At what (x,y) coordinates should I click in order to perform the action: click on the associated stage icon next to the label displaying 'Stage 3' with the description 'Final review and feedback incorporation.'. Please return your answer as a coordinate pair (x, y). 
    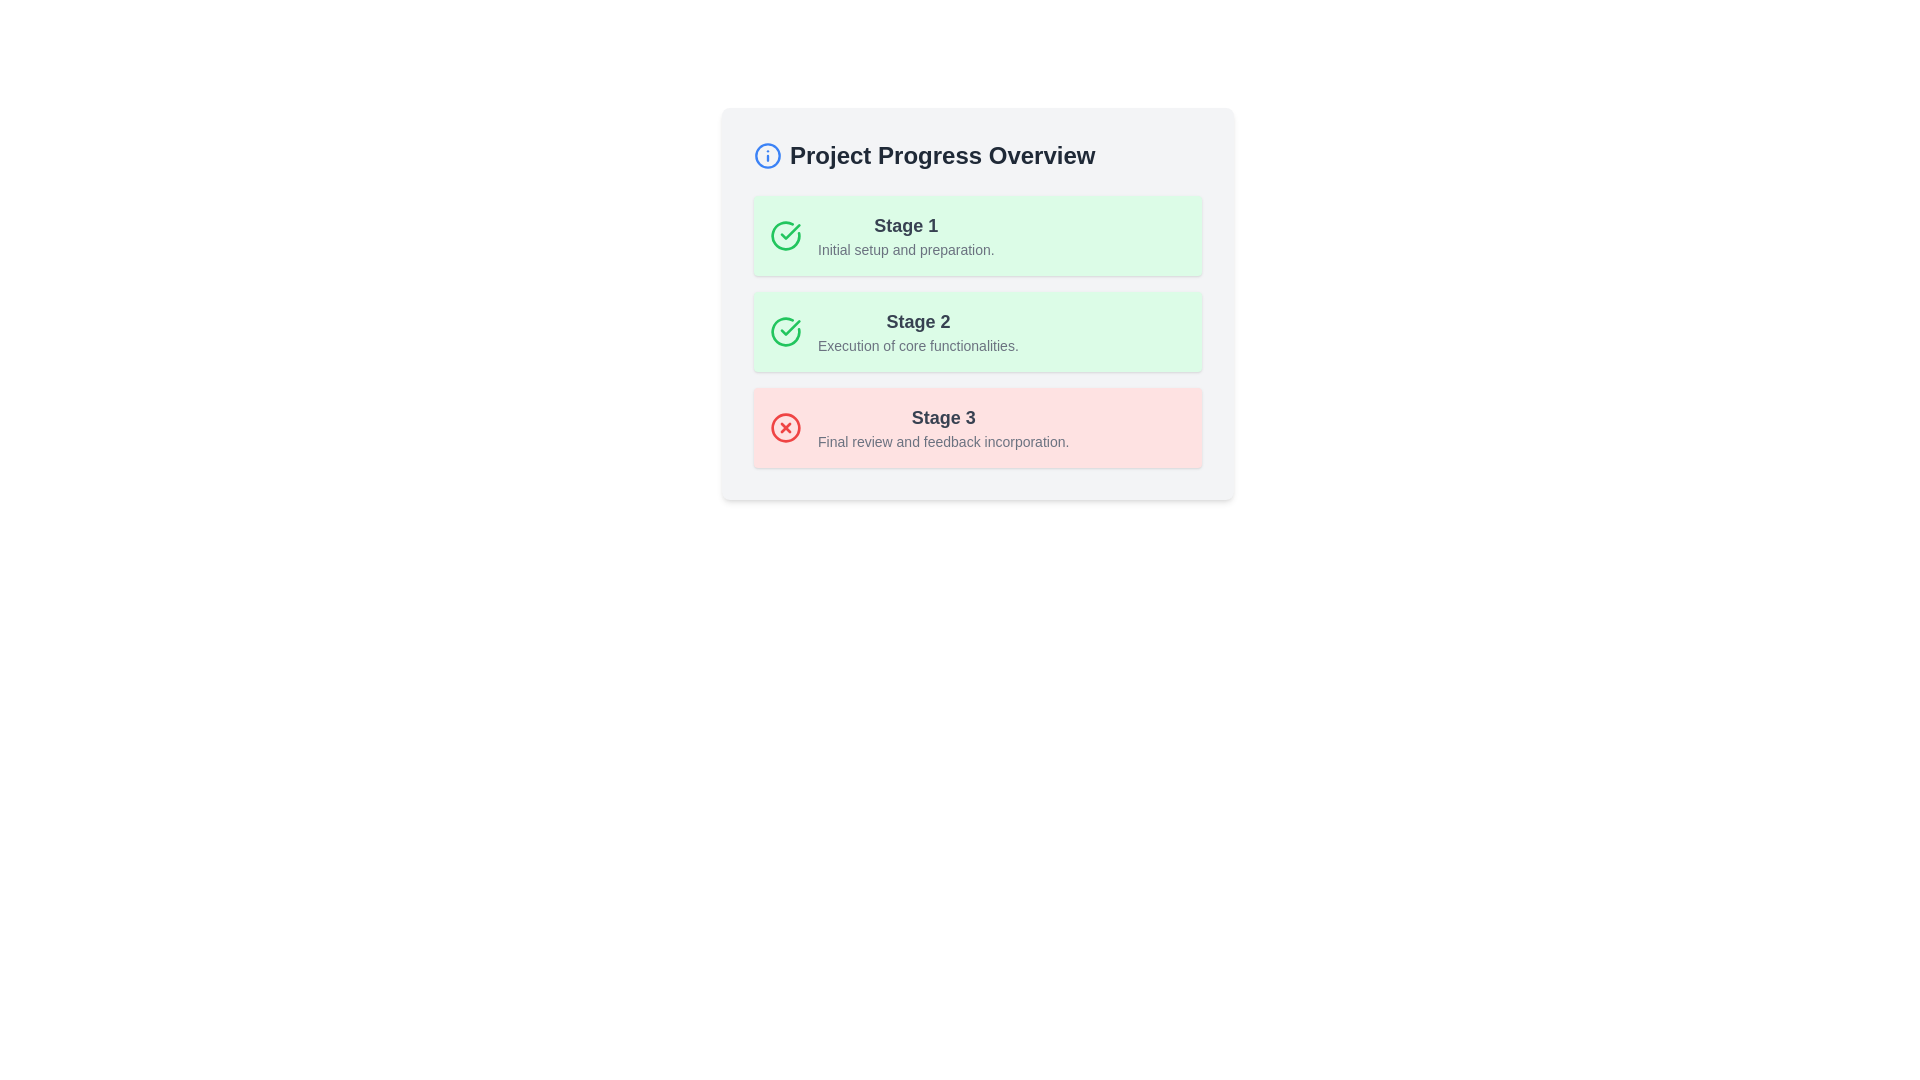
    Looking at the image, I should click on (942, 427).